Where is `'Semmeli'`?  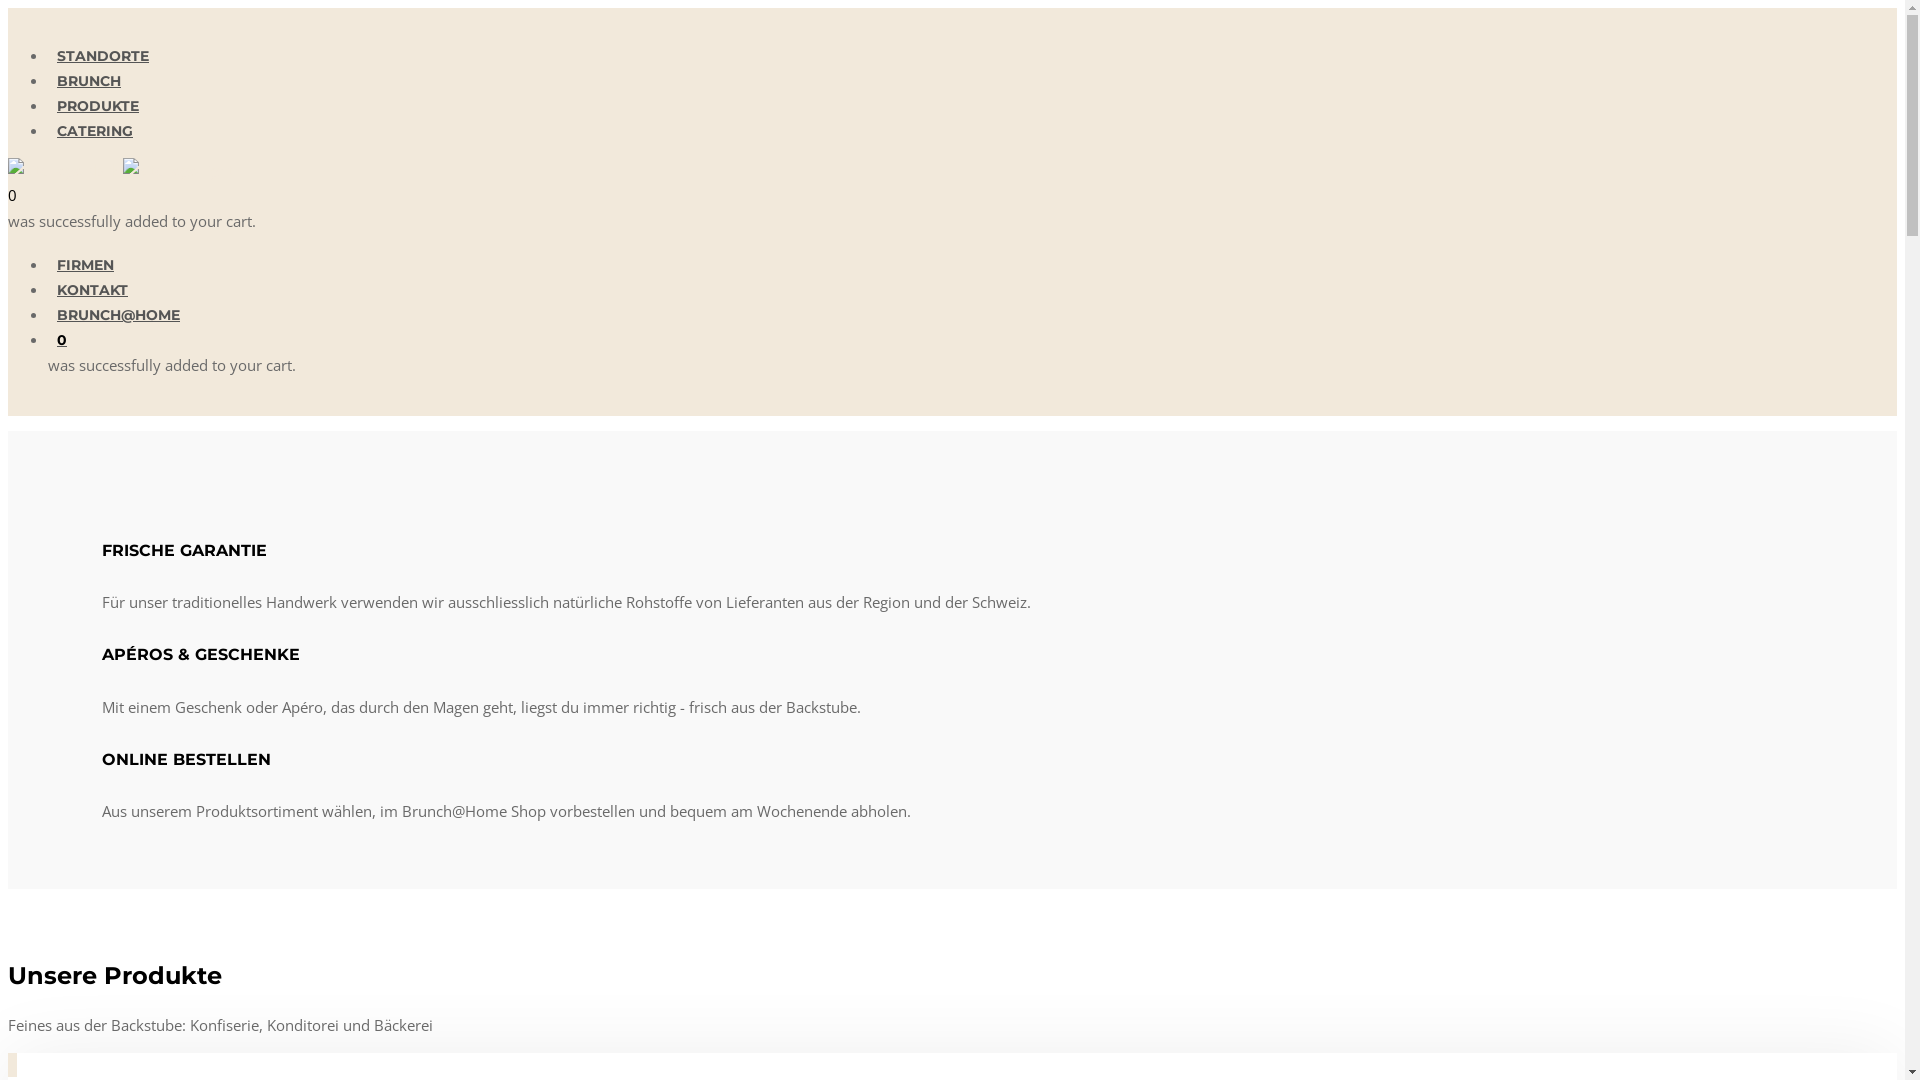 'Semmeli' is located at coordinates (12, 1063).